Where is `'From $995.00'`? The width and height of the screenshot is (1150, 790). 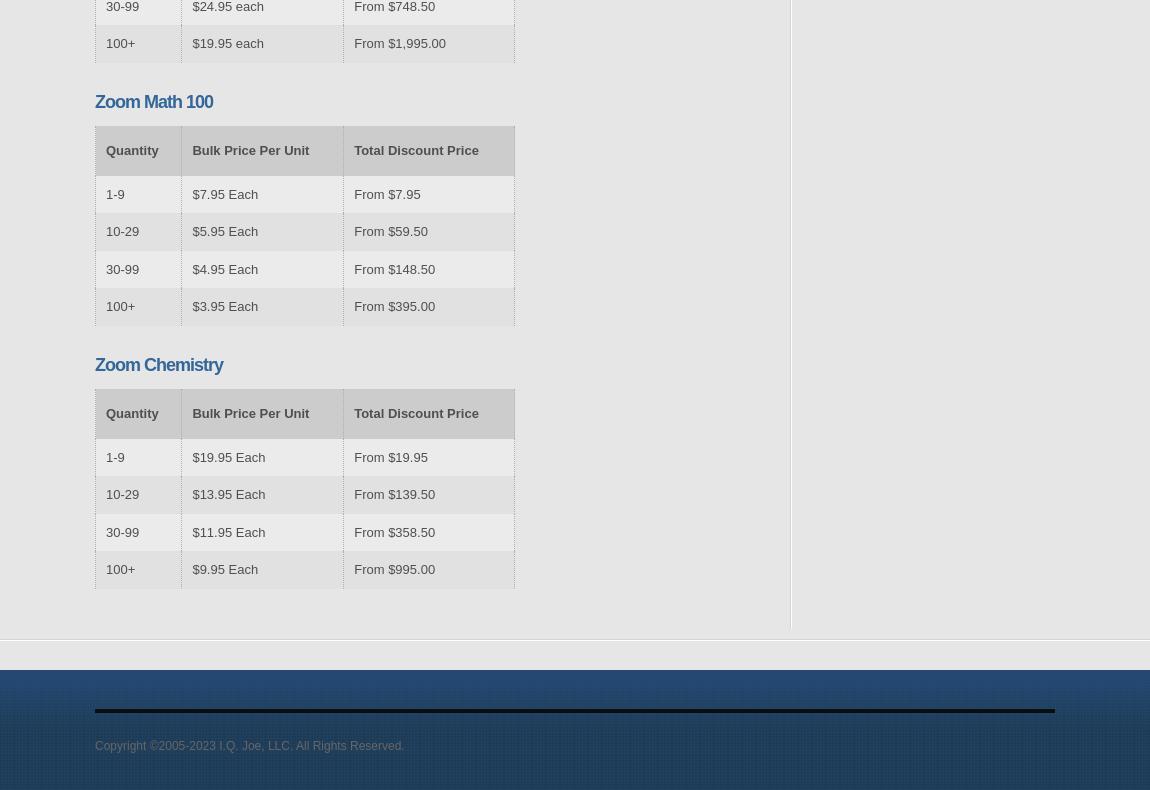 'From $995.00' is located at coordinates (394, 568).